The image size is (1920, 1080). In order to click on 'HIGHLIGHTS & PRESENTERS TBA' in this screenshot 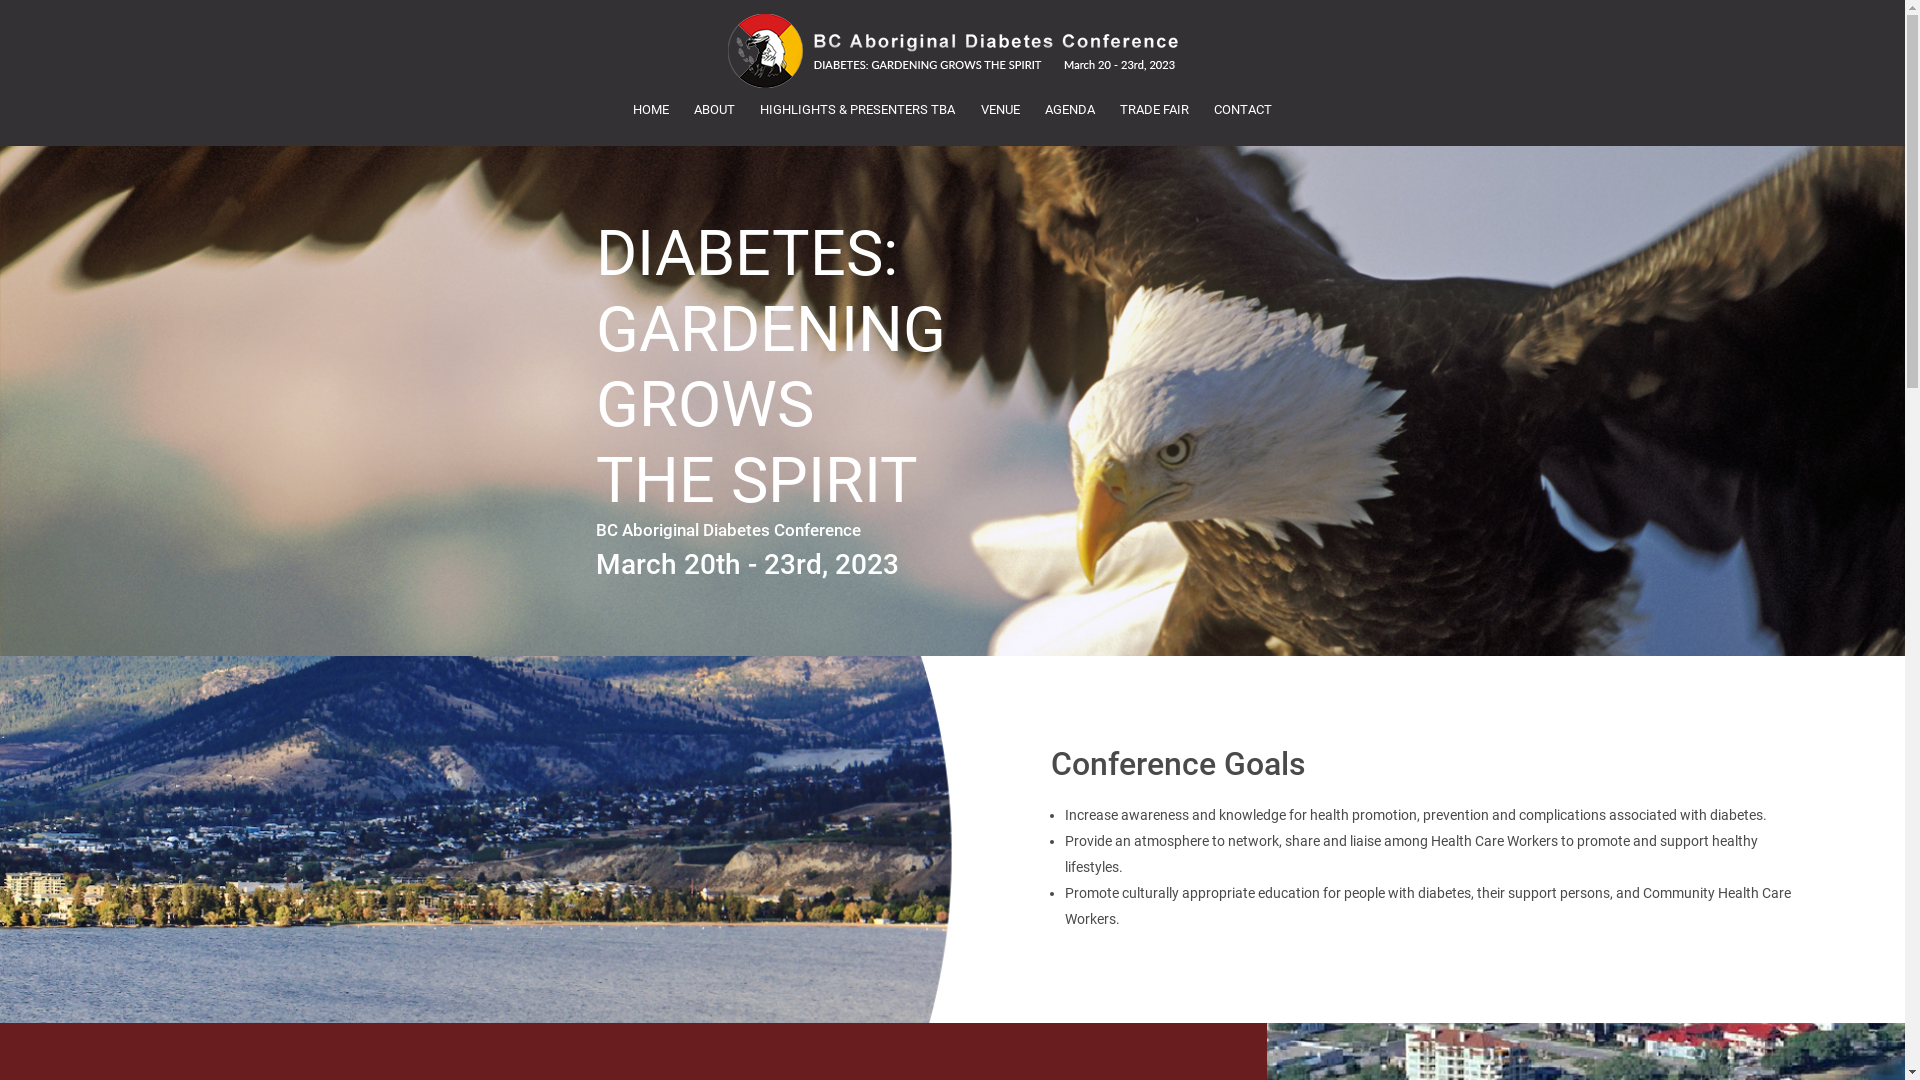, I will do `click(858, 110)`.